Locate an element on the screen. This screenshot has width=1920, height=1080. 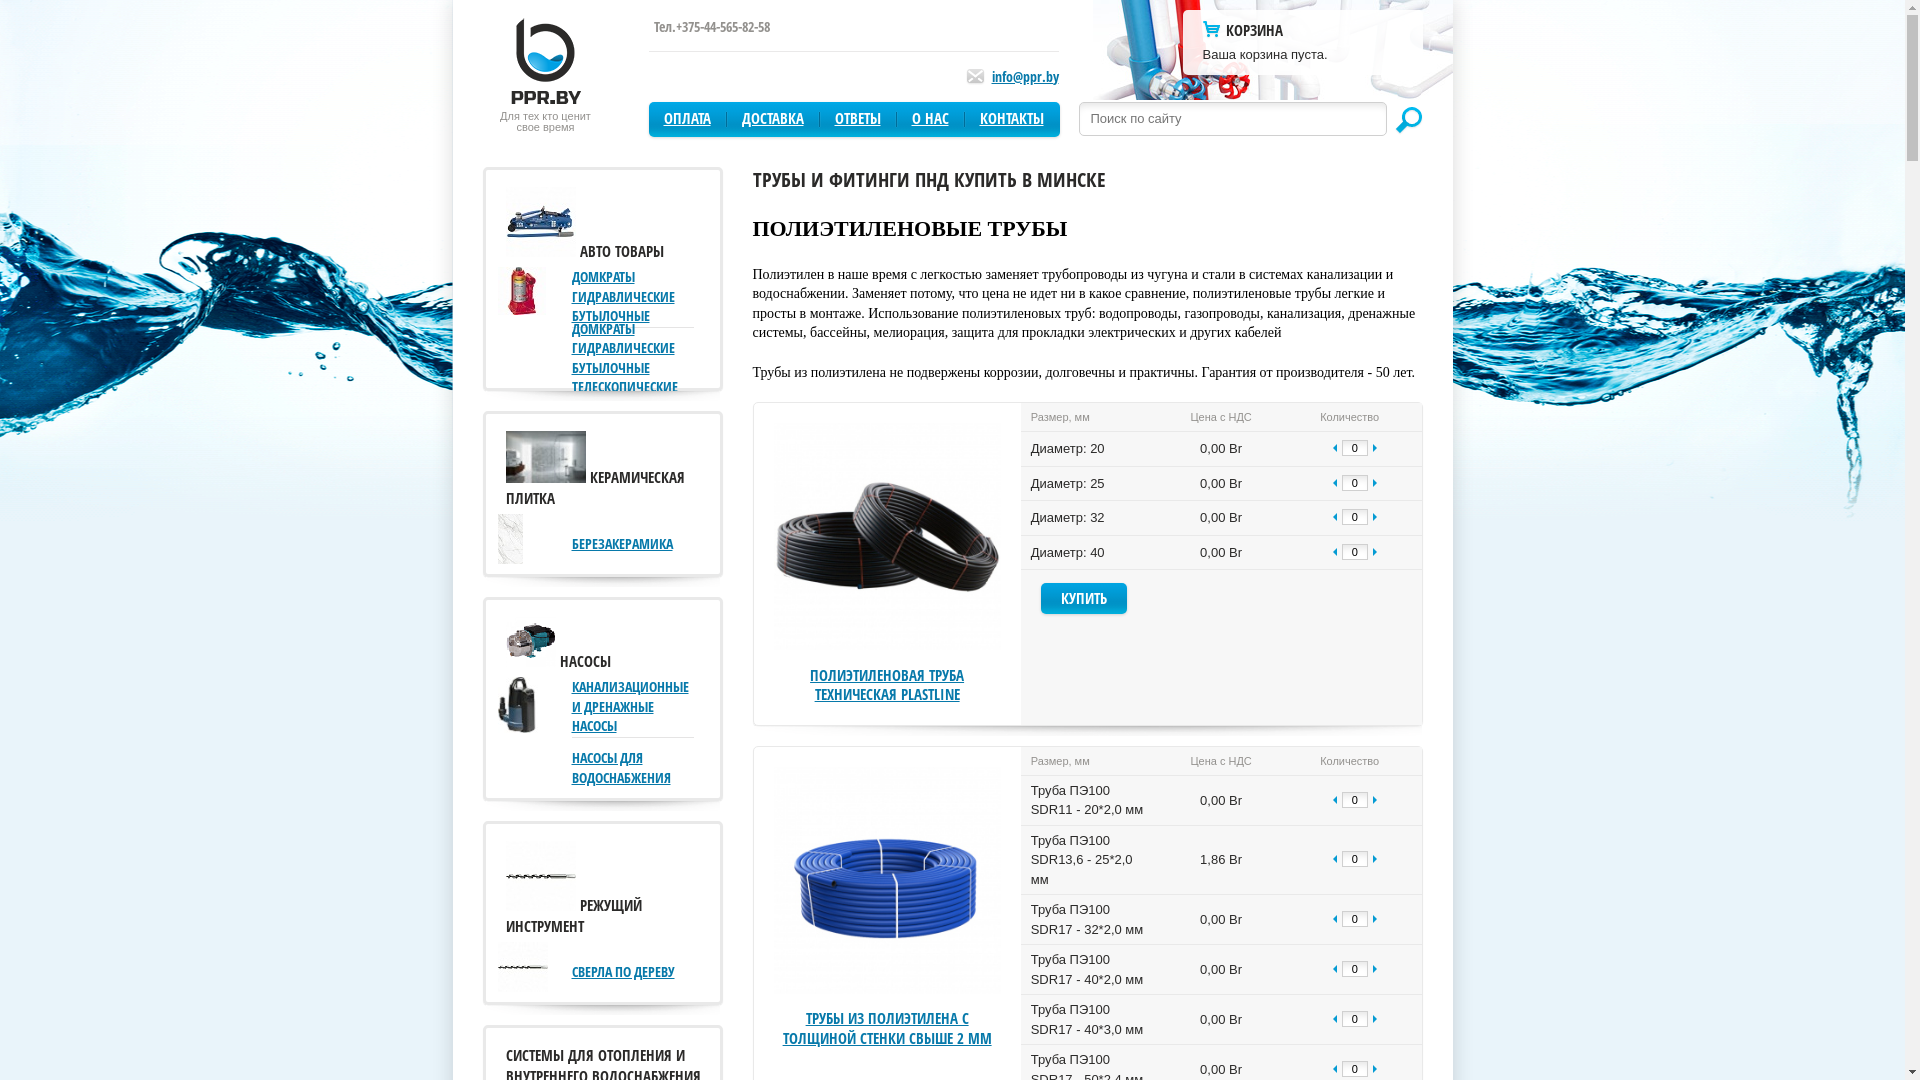
'+' is located at coordinates (1373, 516).